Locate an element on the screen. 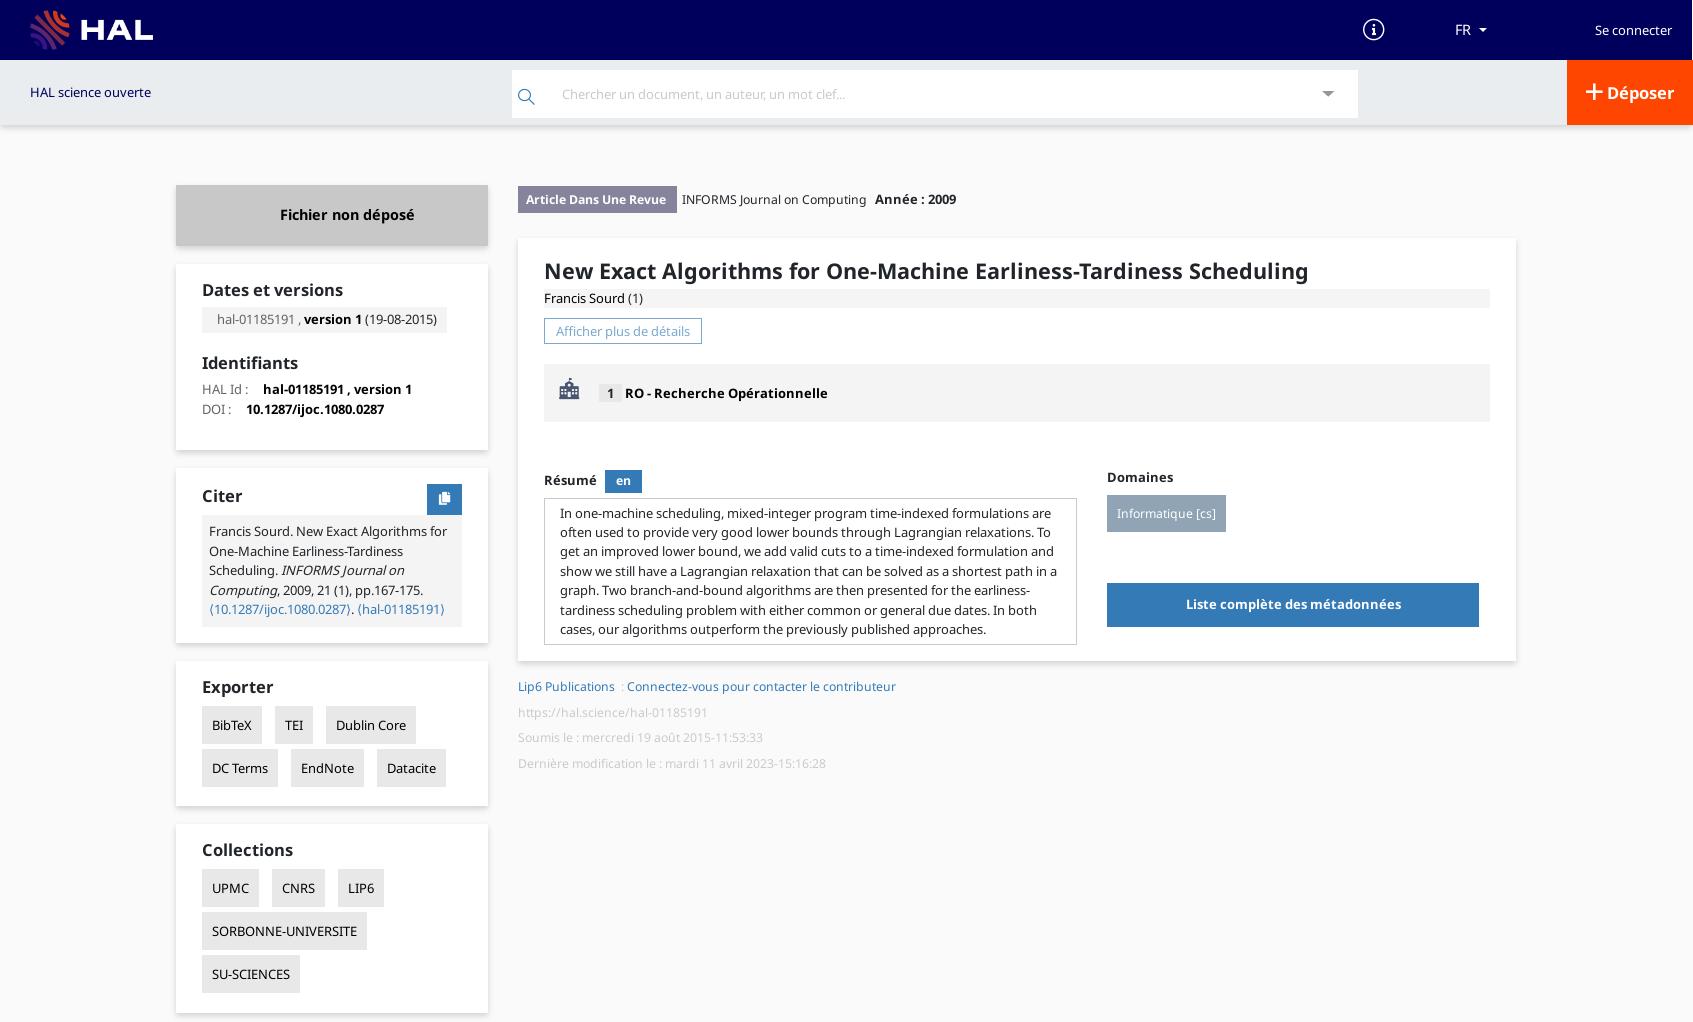  'EndNote' is located at coordinates (325, 766).